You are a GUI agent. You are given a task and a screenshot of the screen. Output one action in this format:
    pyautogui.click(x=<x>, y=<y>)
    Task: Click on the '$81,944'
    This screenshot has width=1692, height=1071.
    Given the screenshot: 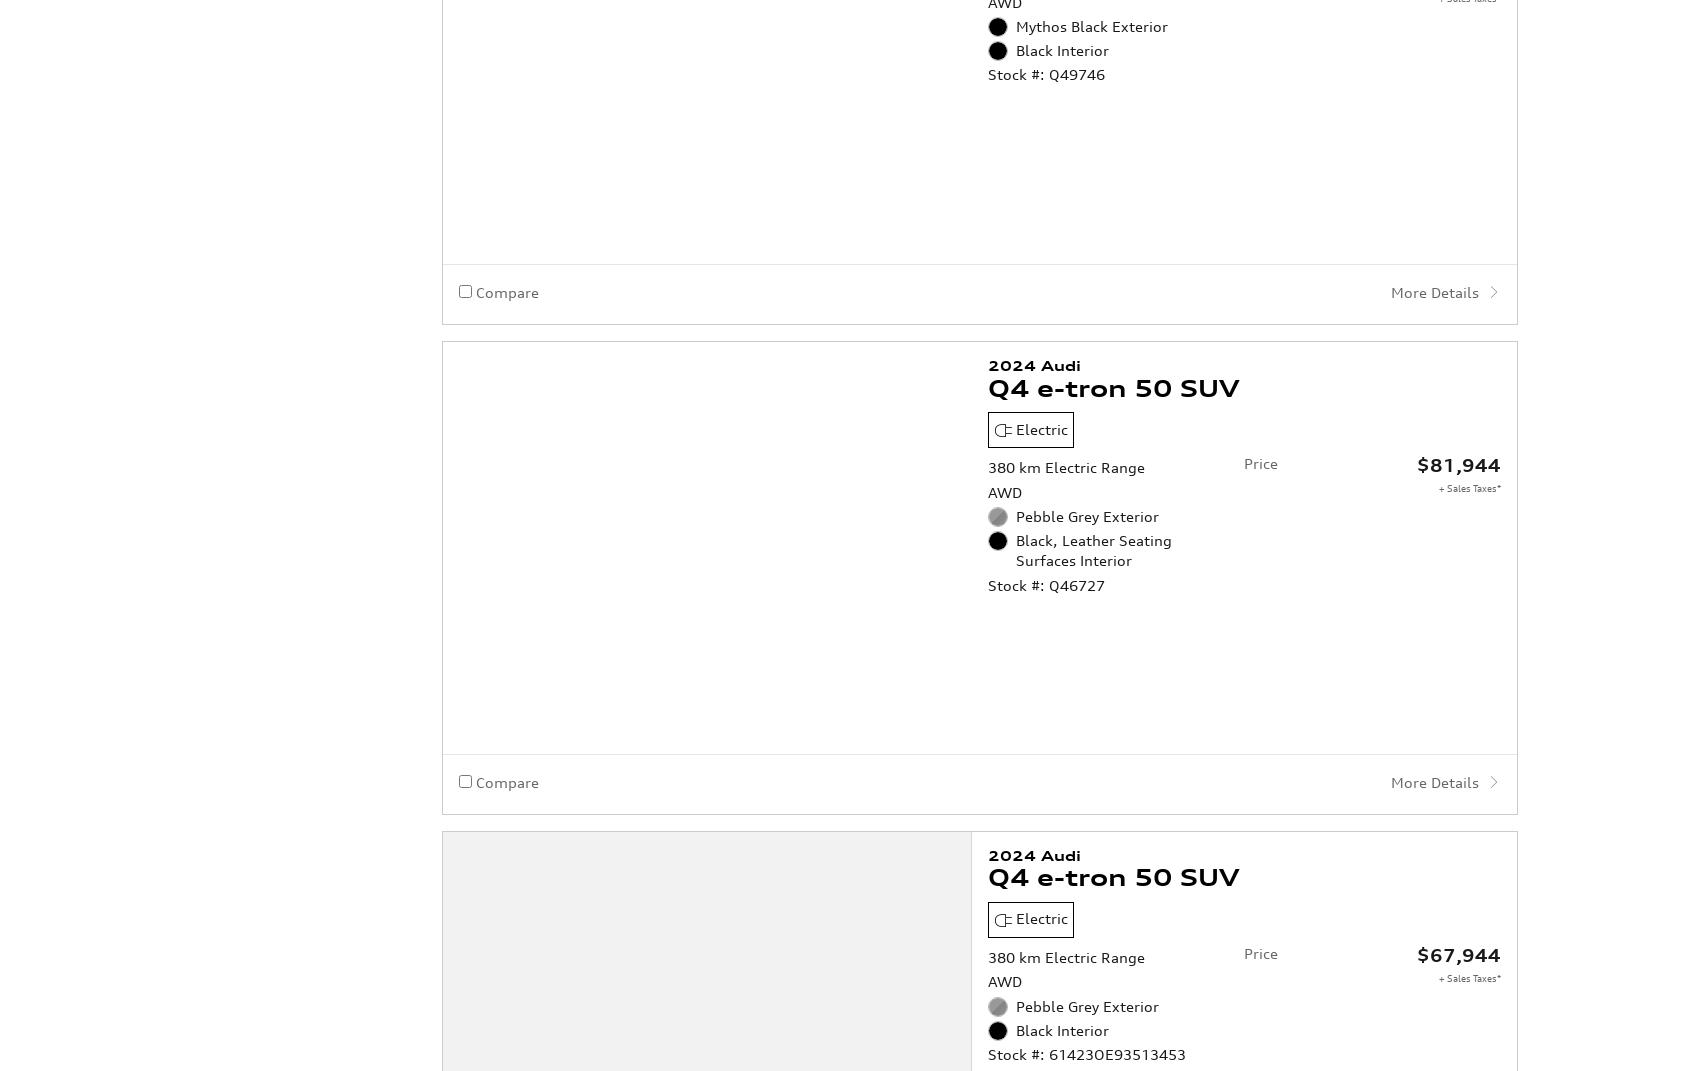 What is the action you would take?
    pyautogui.click(x=1416, y=382)
    